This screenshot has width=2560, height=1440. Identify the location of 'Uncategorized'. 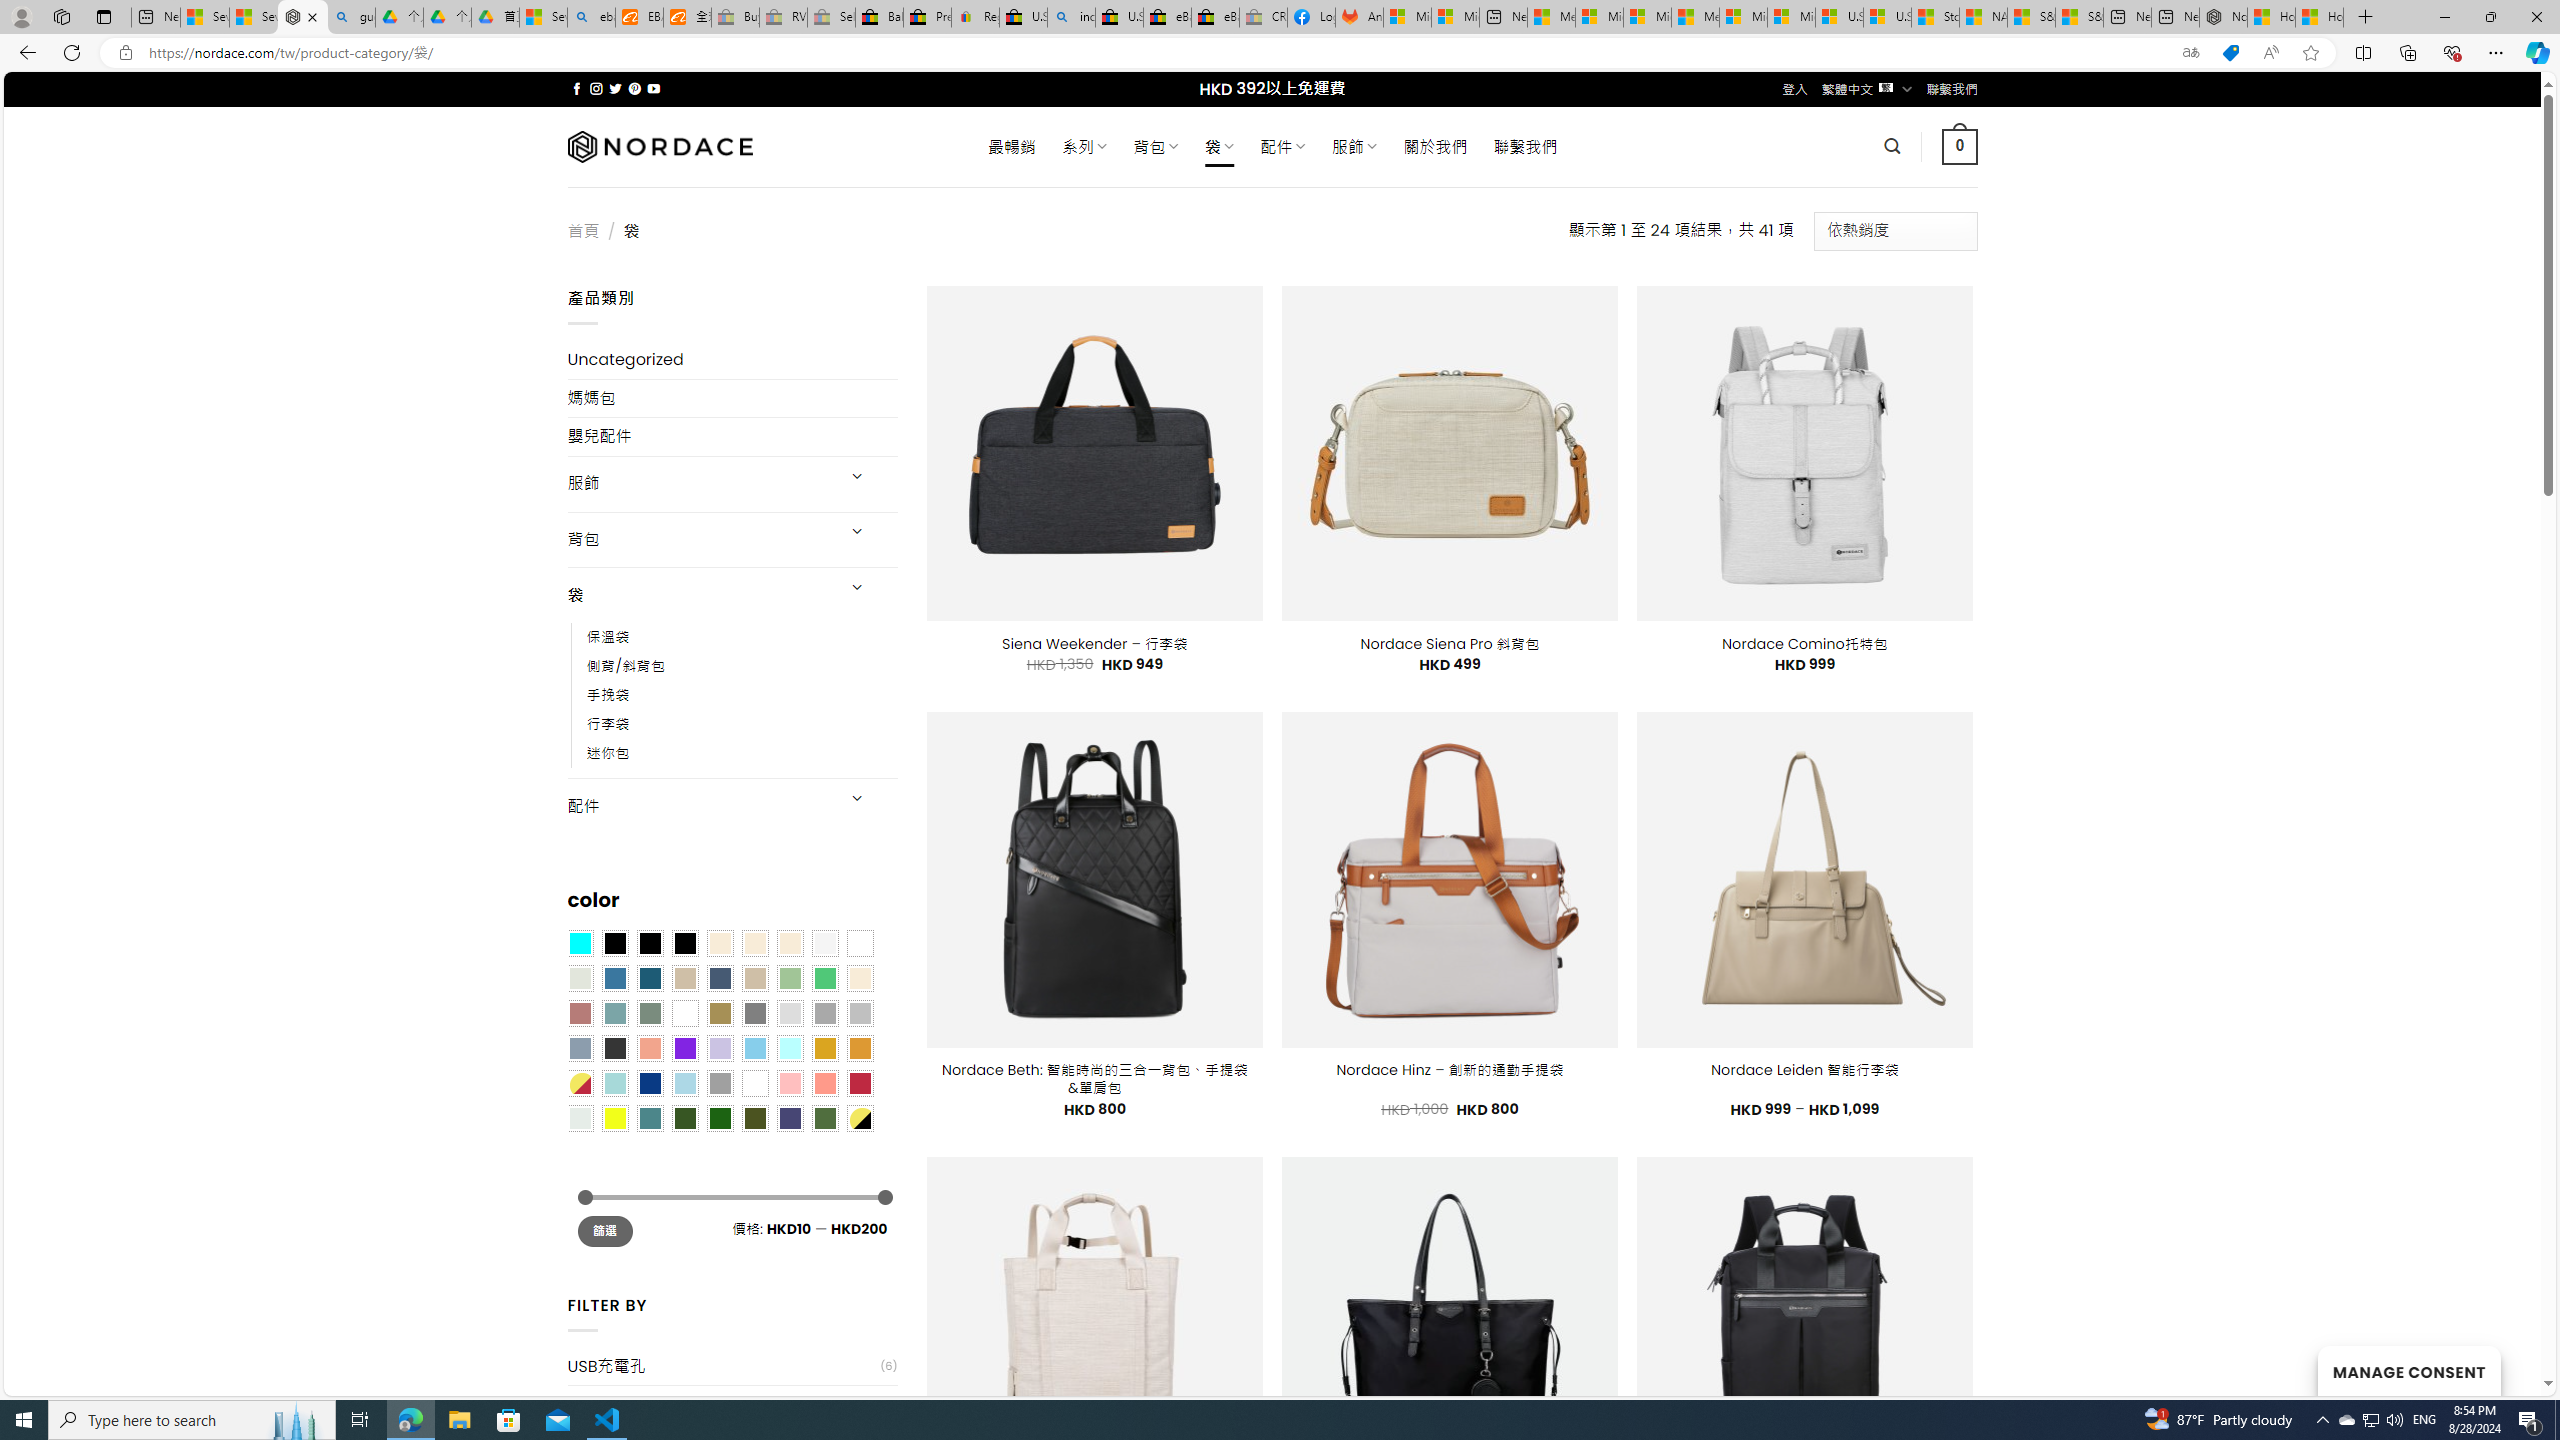
(731, 360).